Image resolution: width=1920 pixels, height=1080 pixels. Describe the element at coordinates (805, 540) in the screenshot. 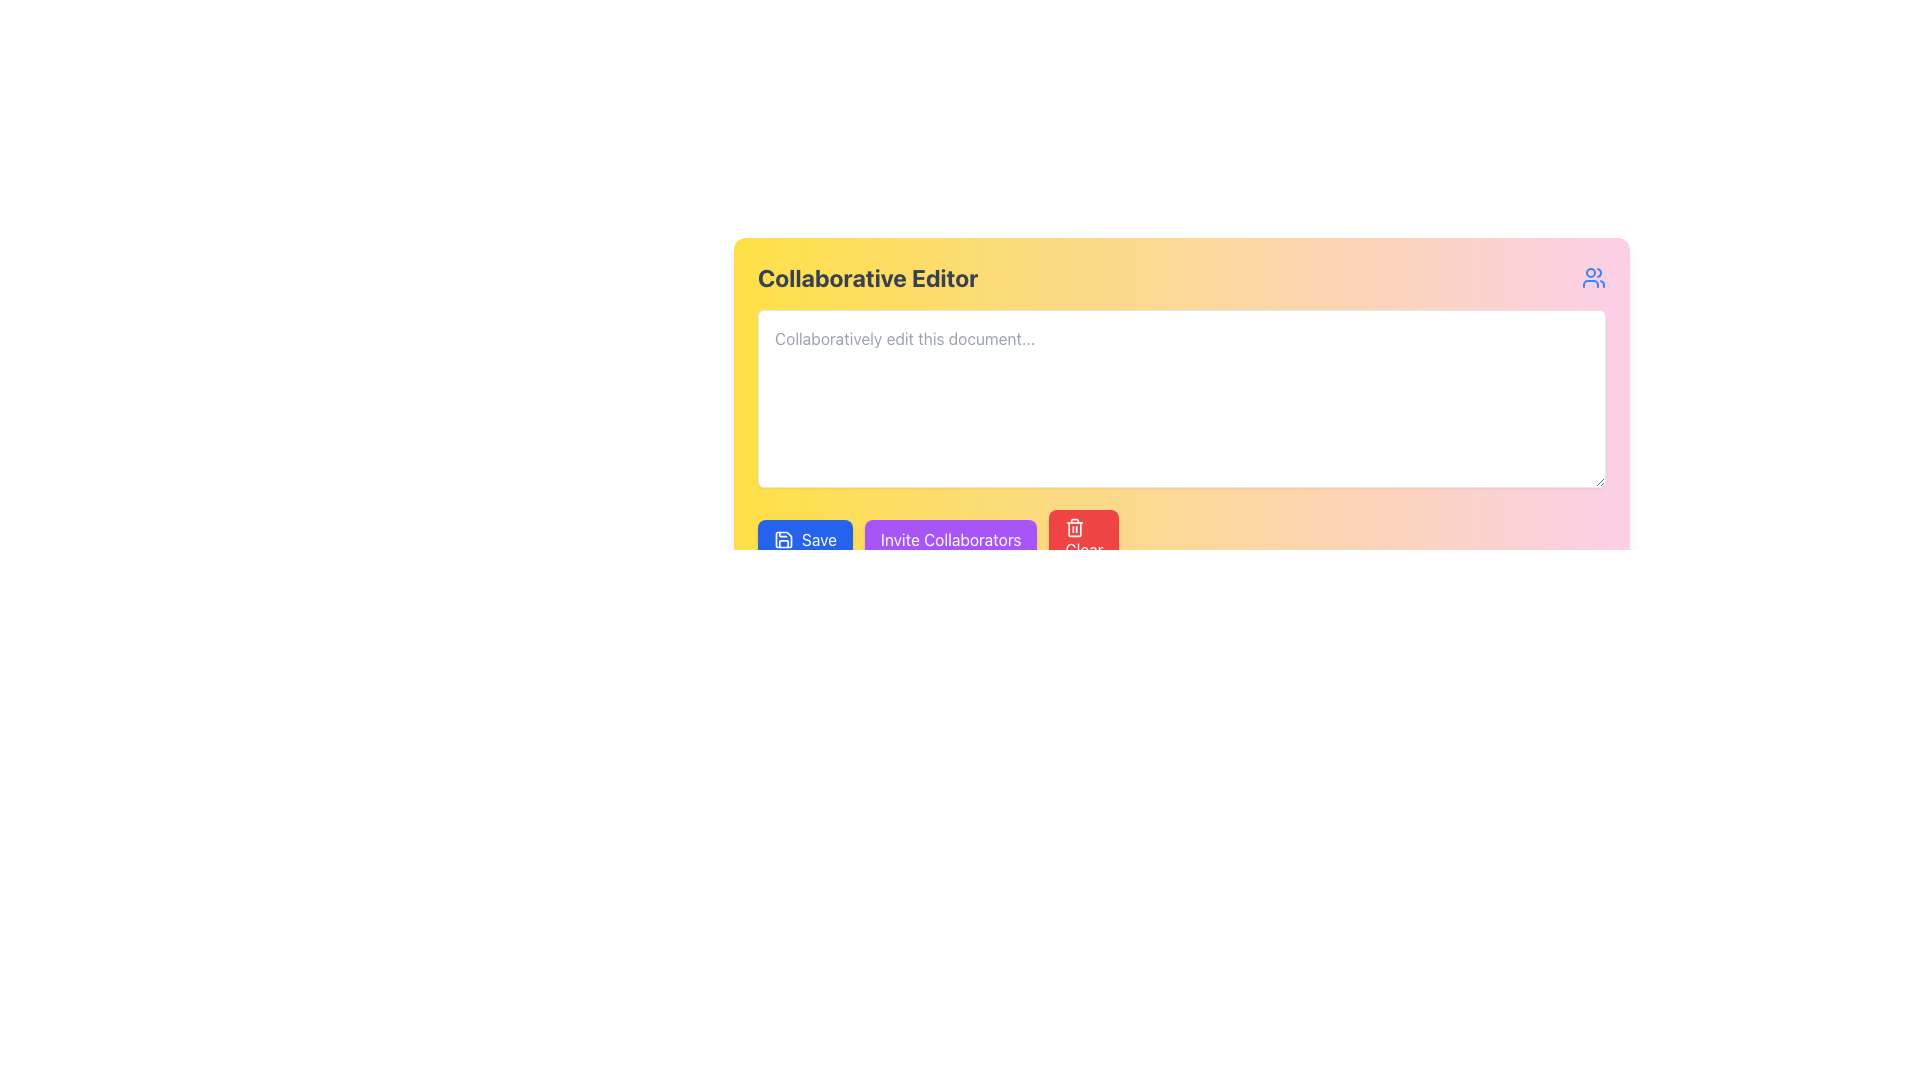

I see `the first button in the horizontal group below the text area` at that location.